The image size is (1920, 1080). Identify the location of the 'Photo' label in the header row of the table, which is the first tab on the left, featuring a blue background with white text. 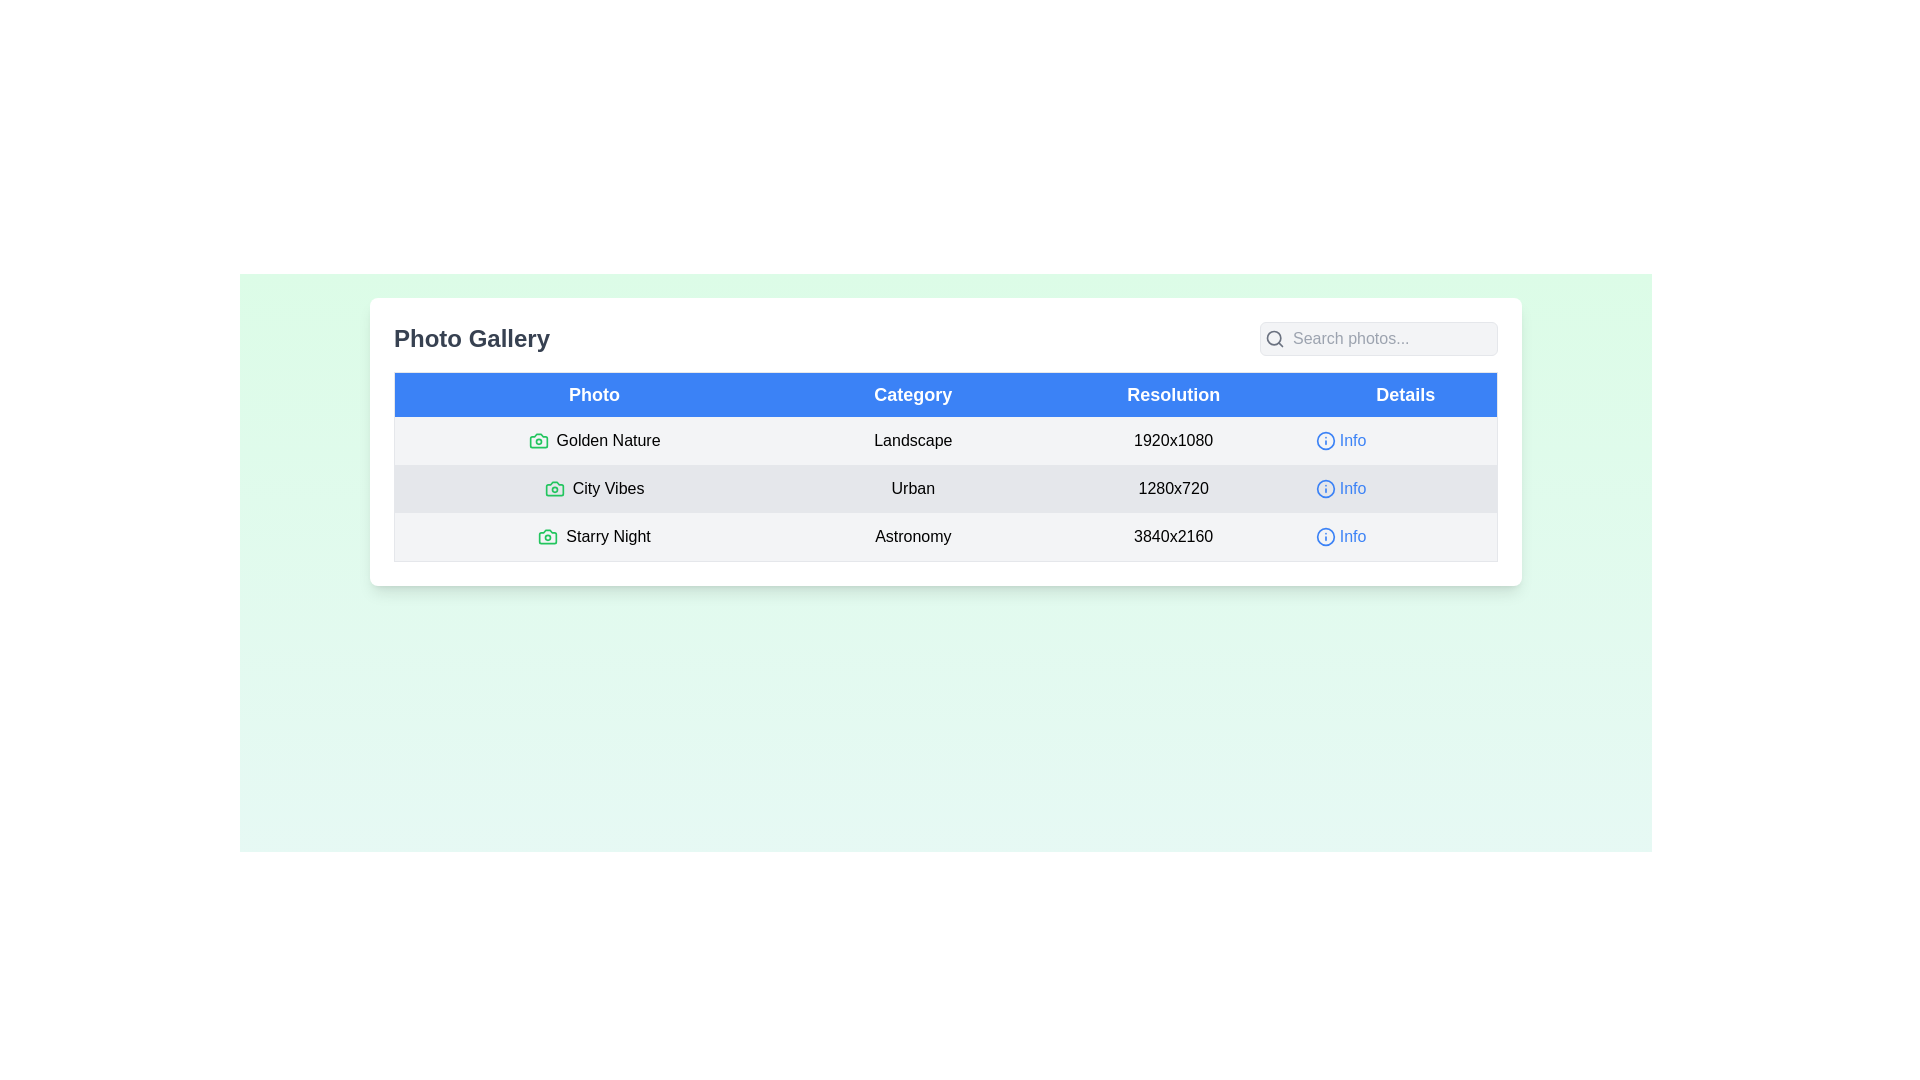
(593, 394).